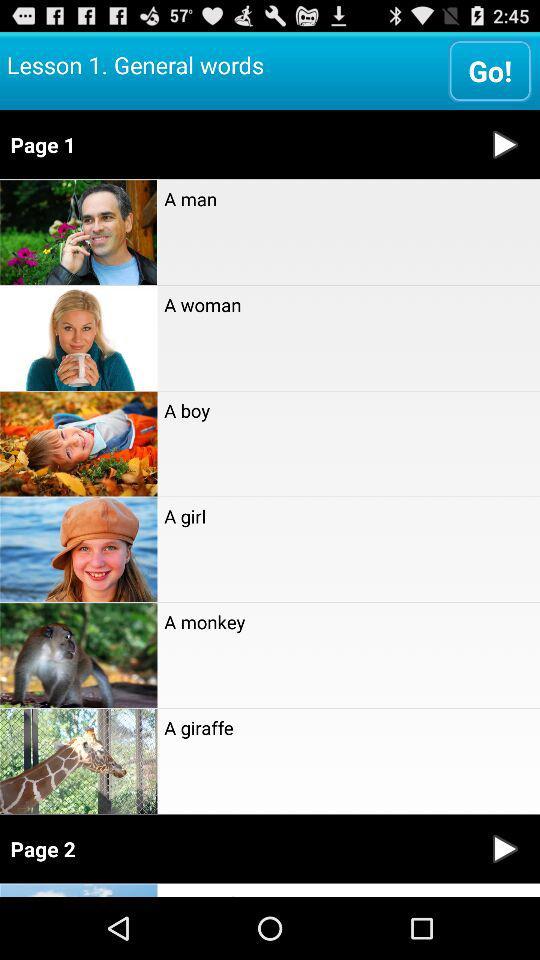  What do you see at coordinates (504, 848) in the screenshot?
I see `play` at bounding box center [504, 848].